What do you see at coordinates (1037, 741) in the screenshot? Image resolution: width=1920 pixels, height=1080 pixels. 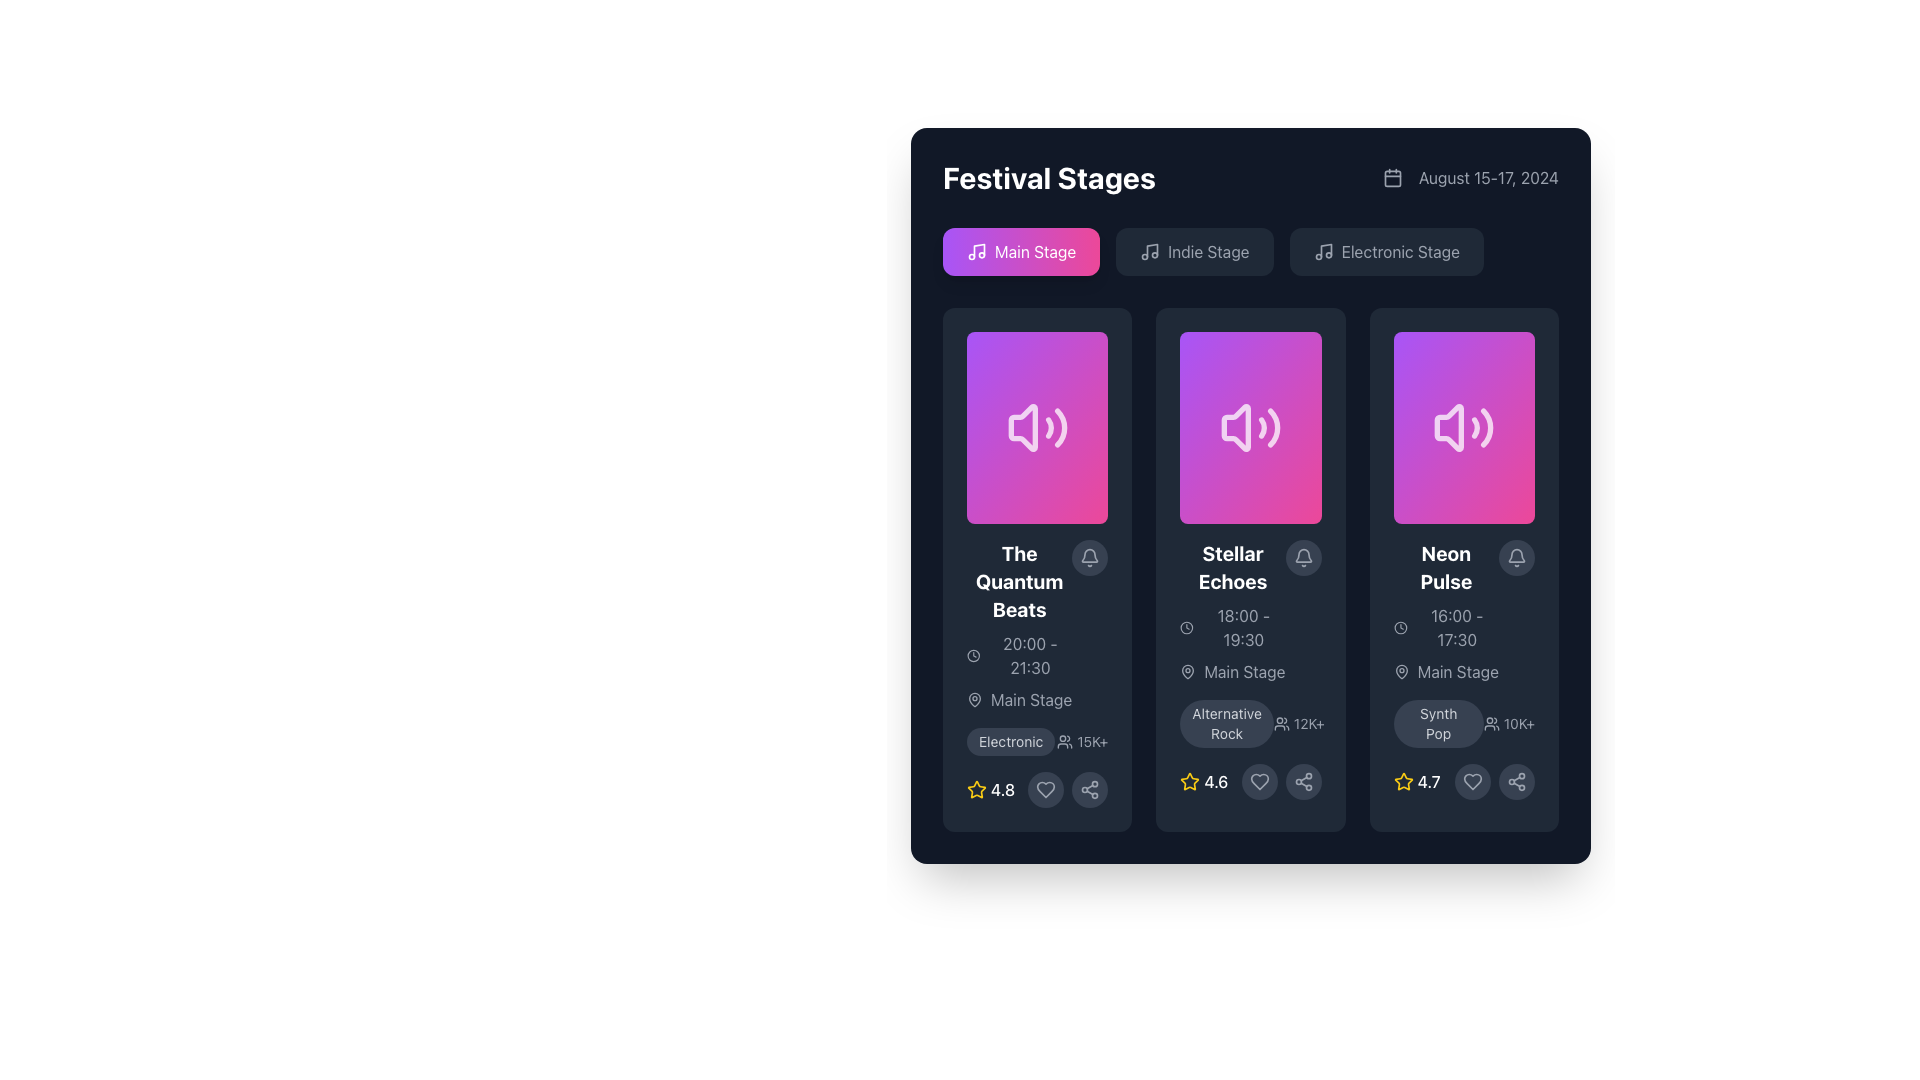 I see `the text label with an icon indicating the genre 'Electronic' and popularity '15K+ attendees' located at the bottom-left of the first card for 'The Quantum Beats'` at bounding box center [1037, 741].